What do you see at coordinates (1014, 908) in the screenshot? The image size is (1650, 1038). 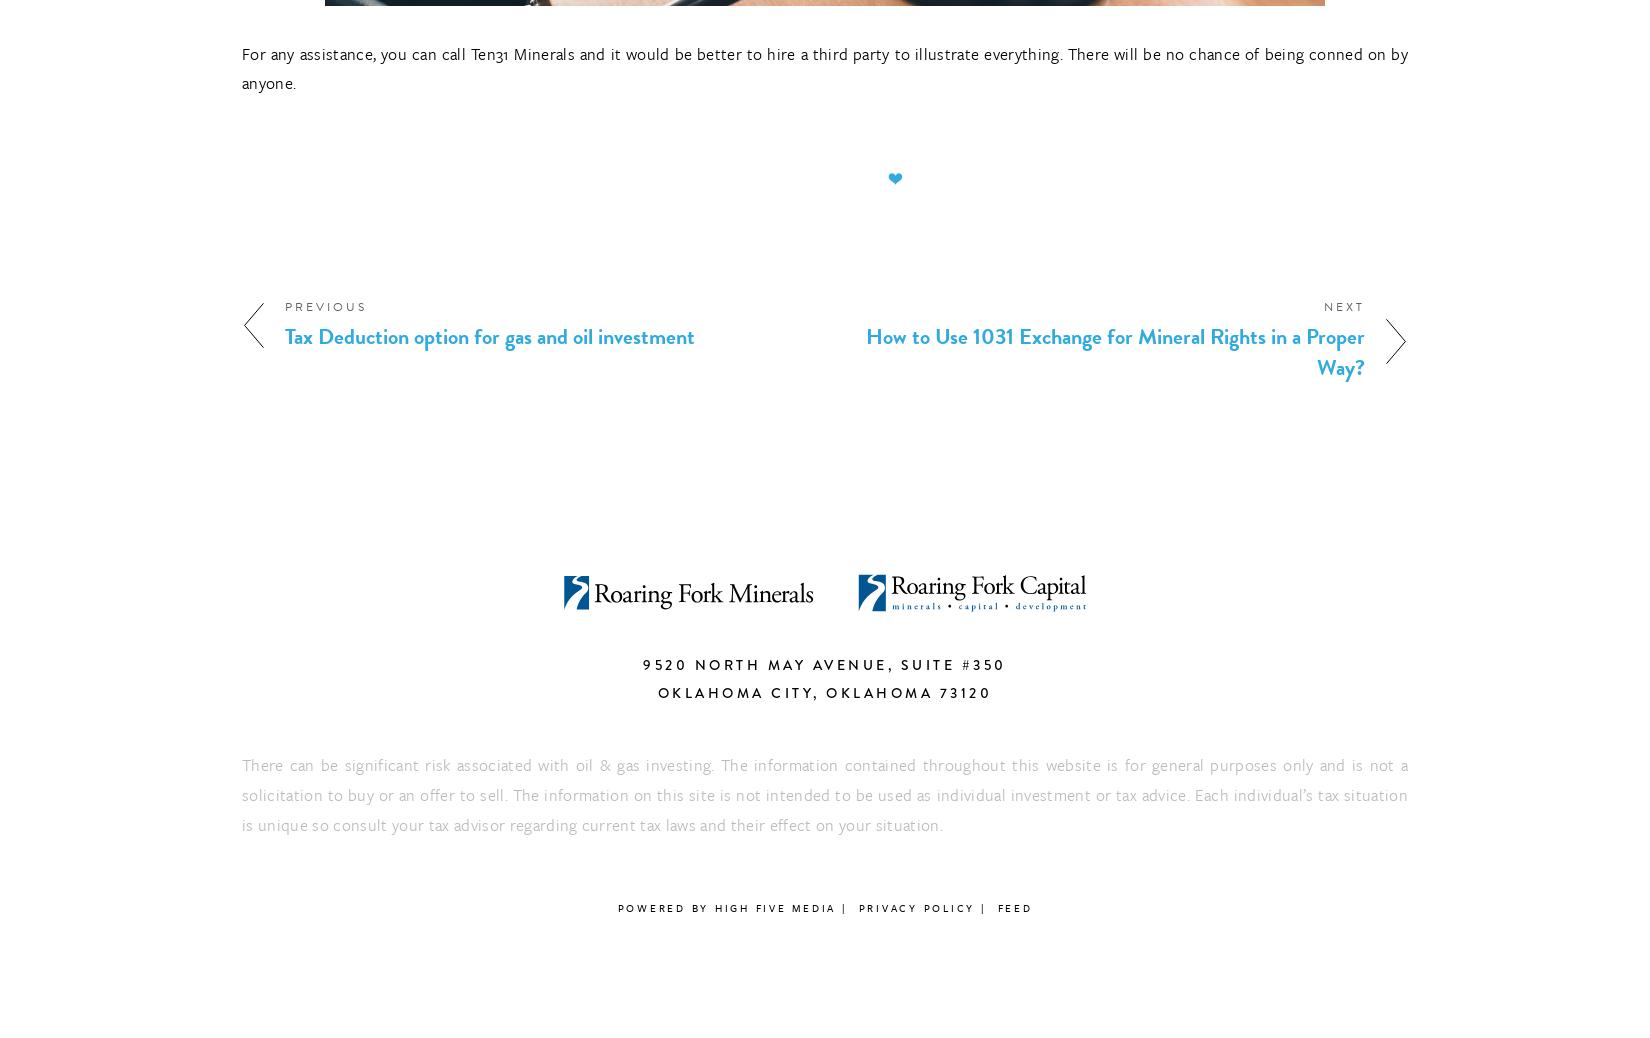 I see `'Feed'` at bounding box center [1014, 908].